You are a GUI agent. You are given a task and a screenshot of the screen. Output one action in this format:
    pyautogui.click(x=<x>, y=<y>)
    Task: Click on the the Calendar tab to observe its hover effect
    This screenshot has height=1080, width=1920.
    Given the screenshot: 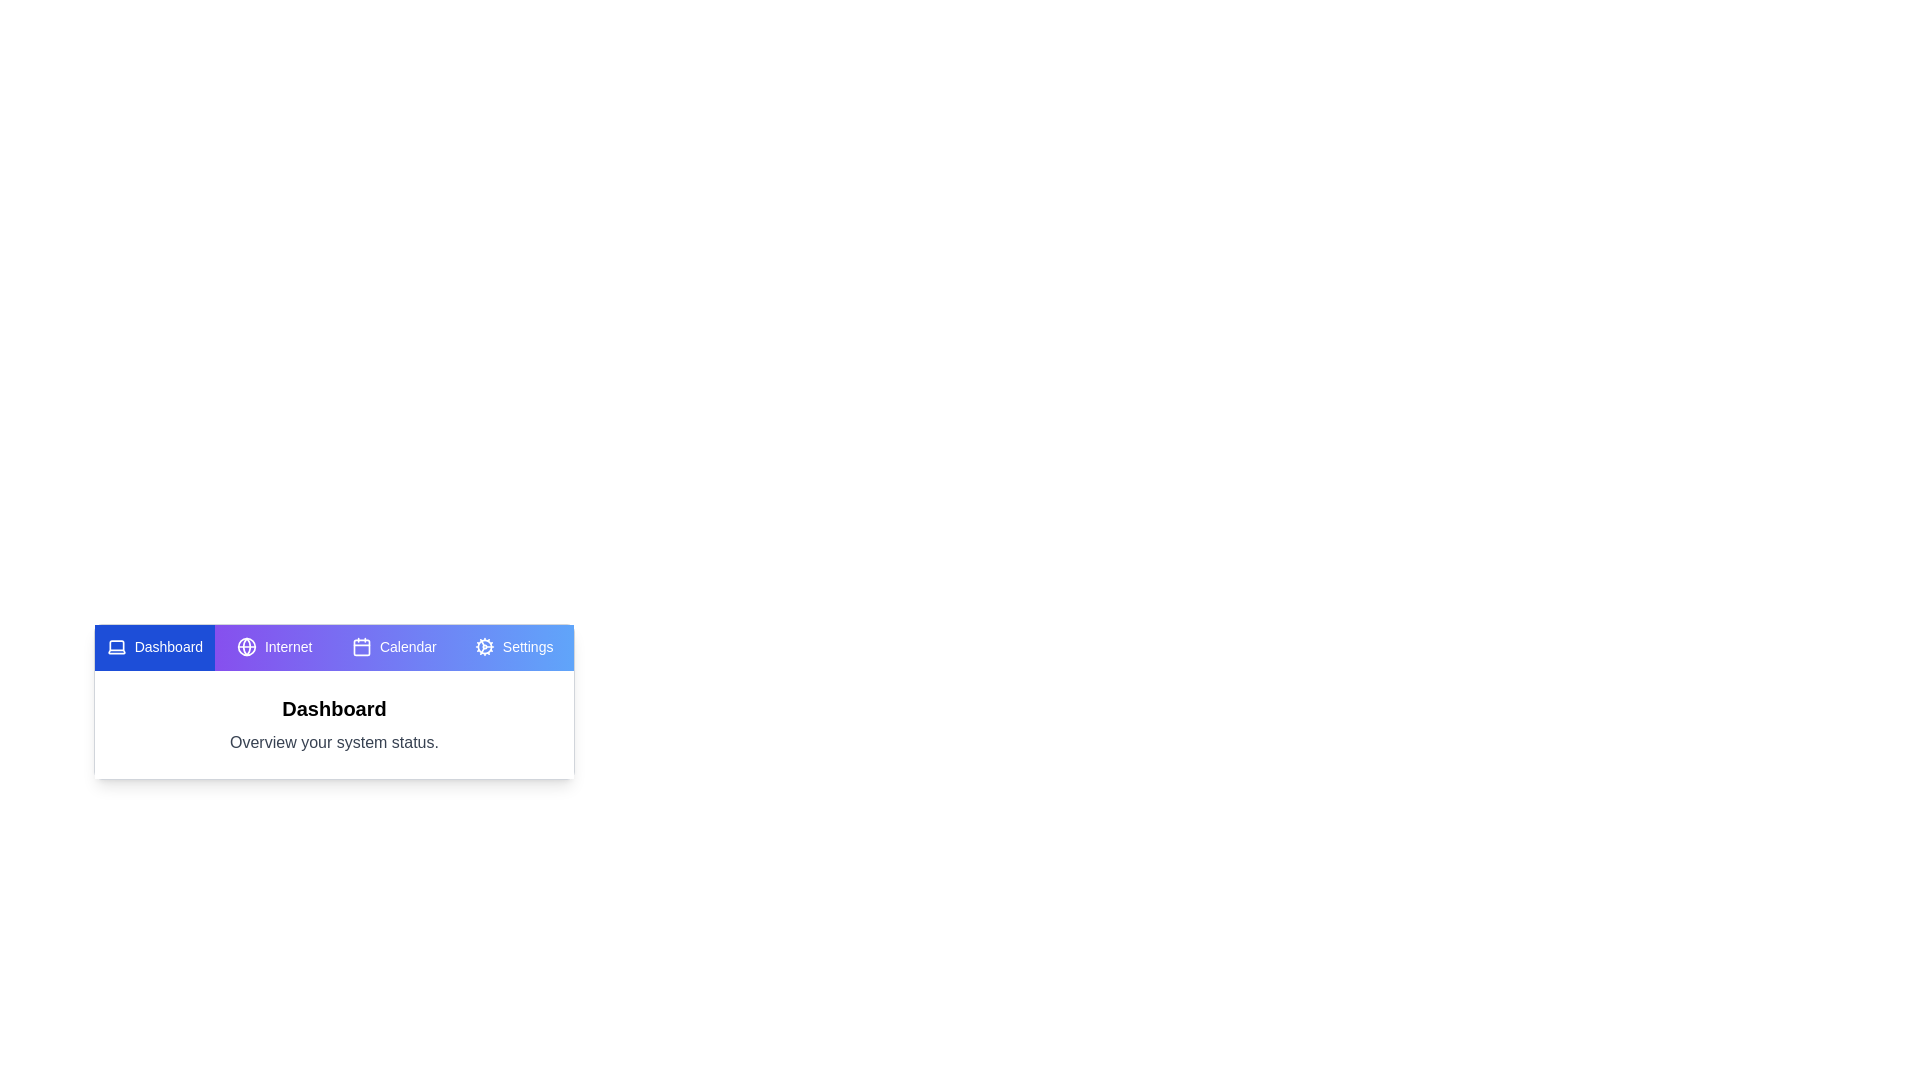 What is the action you would take?
    pyautogui.click(x=394, y=648)
    